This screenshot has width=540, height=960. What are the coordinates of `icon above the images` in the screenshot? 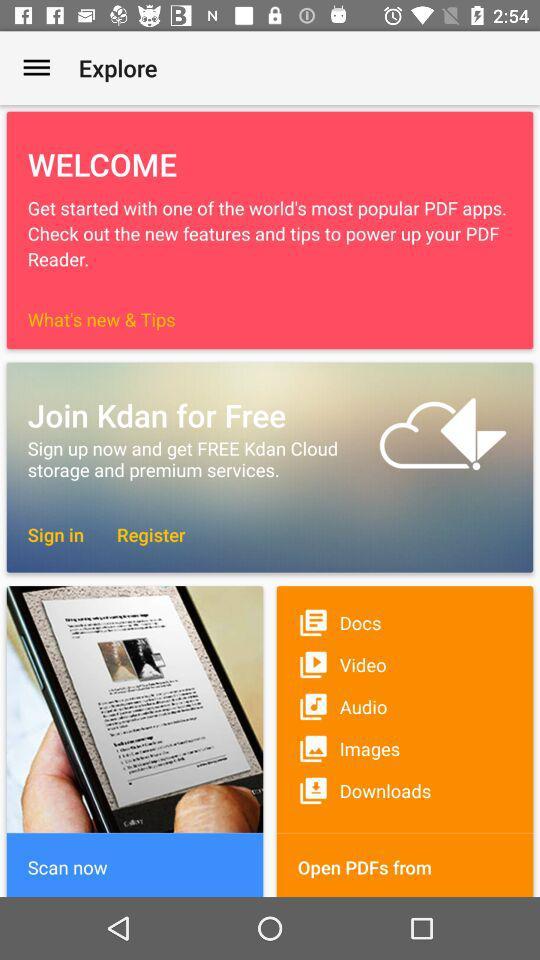 It's located at (405, 706).